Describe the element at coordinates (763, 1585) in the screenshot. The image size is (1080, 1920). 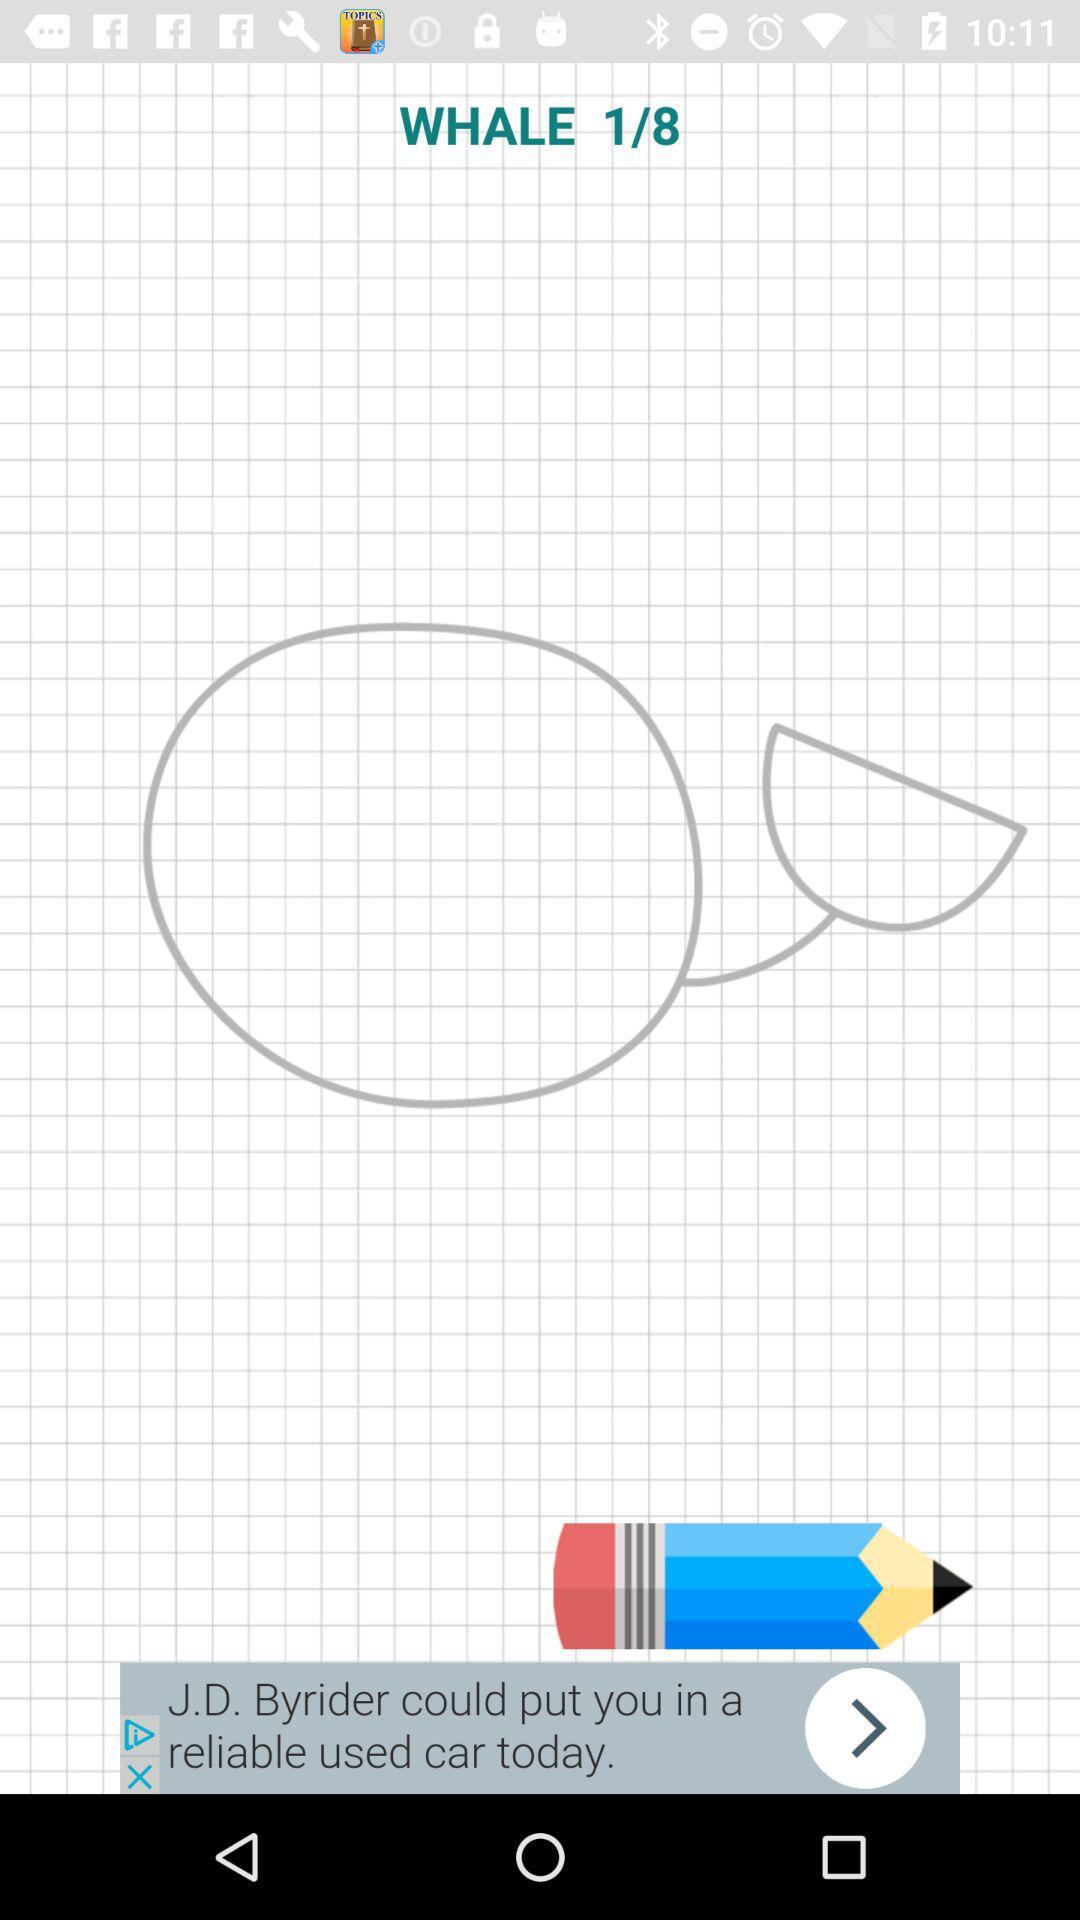
I see `drawing option` at that location.